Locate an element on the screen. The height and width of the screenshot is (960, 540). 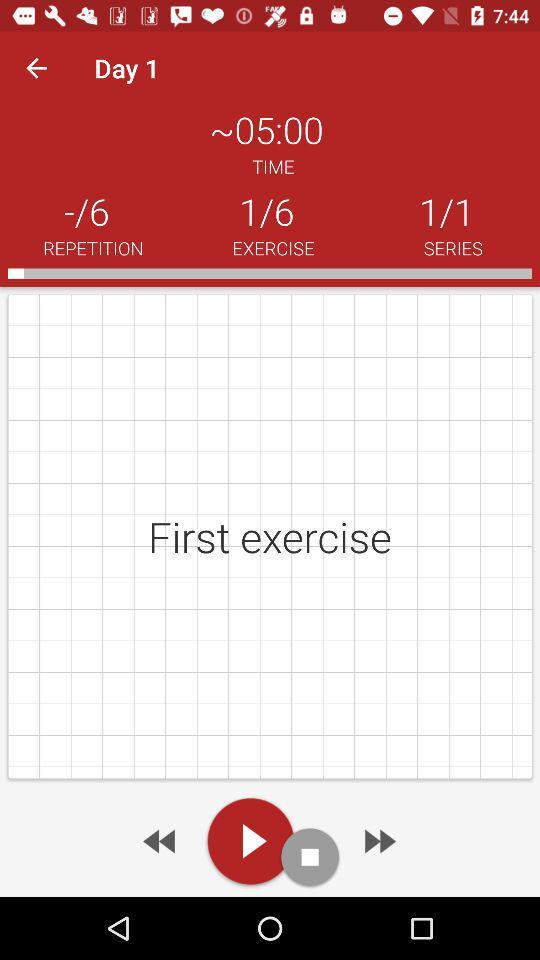
button is located at coordinates (250, 840).